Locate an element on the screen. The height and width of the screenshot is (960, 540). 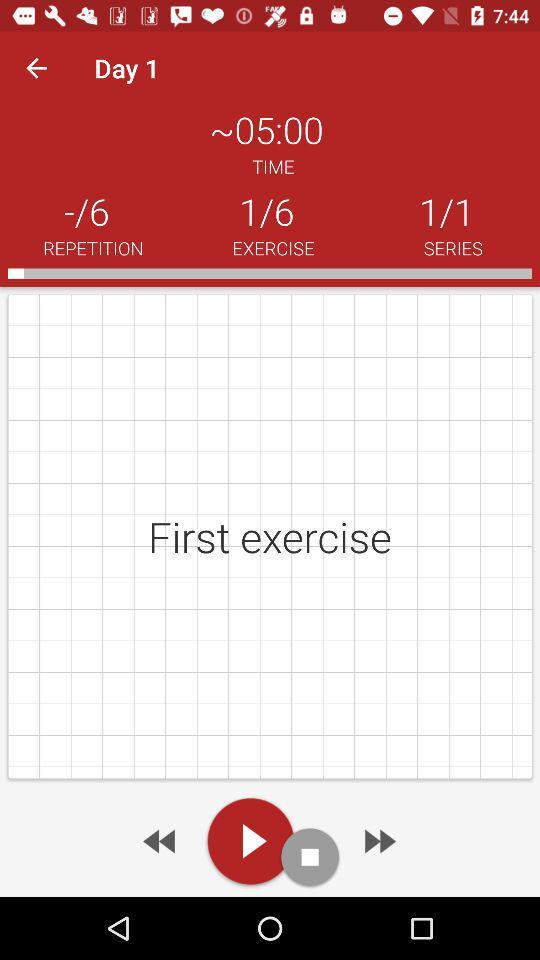
button is located at coordinates (250, 840).